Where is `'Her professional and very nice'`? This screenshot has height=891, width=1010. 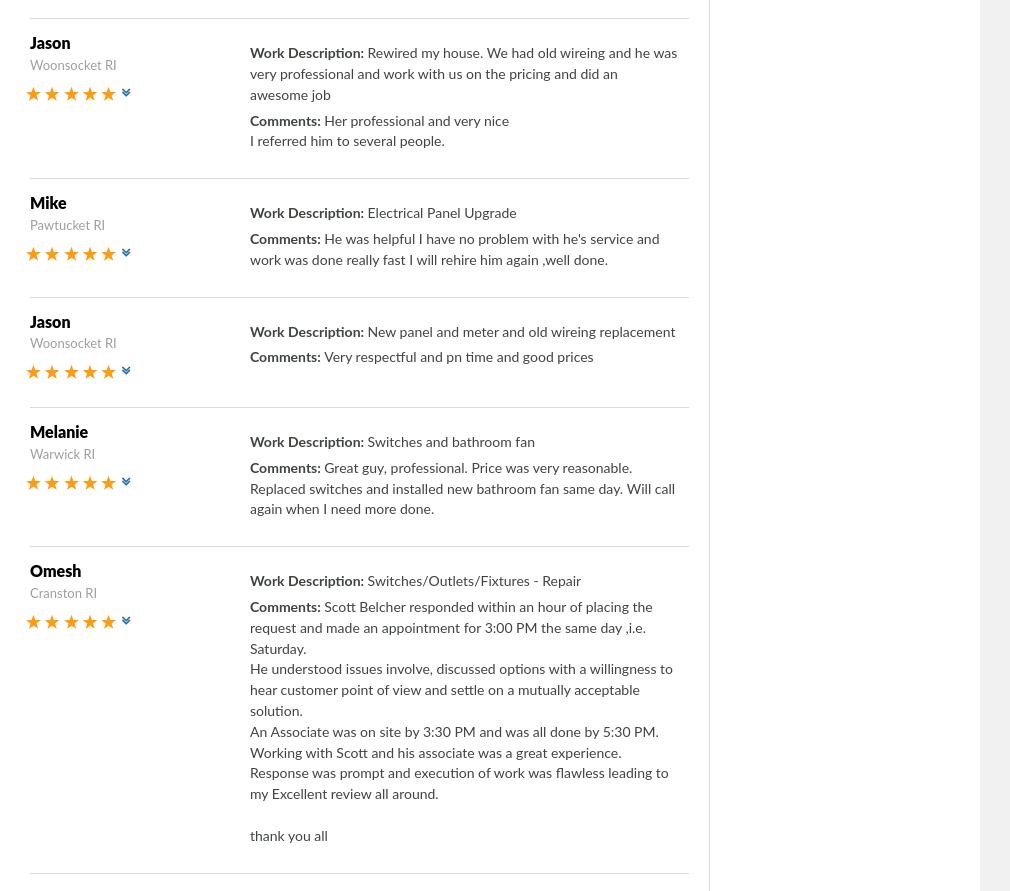
'Her professional and very nice' is located at coordinates (416, 119).